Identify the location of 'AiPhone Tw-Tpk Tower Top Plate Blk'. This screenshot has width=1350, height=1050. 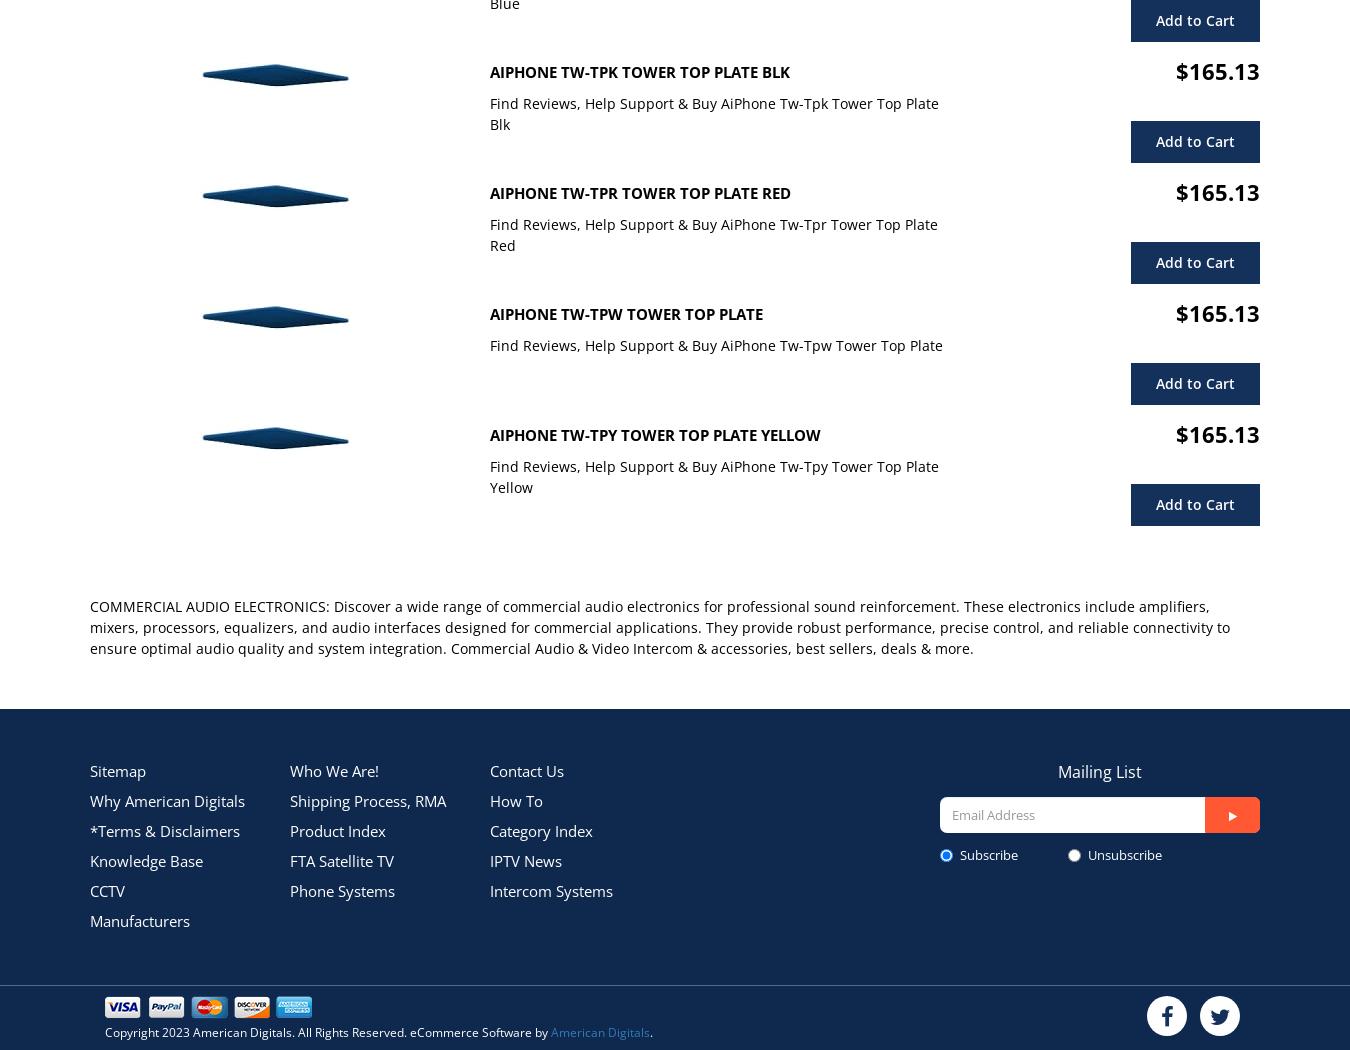
(640, 71).